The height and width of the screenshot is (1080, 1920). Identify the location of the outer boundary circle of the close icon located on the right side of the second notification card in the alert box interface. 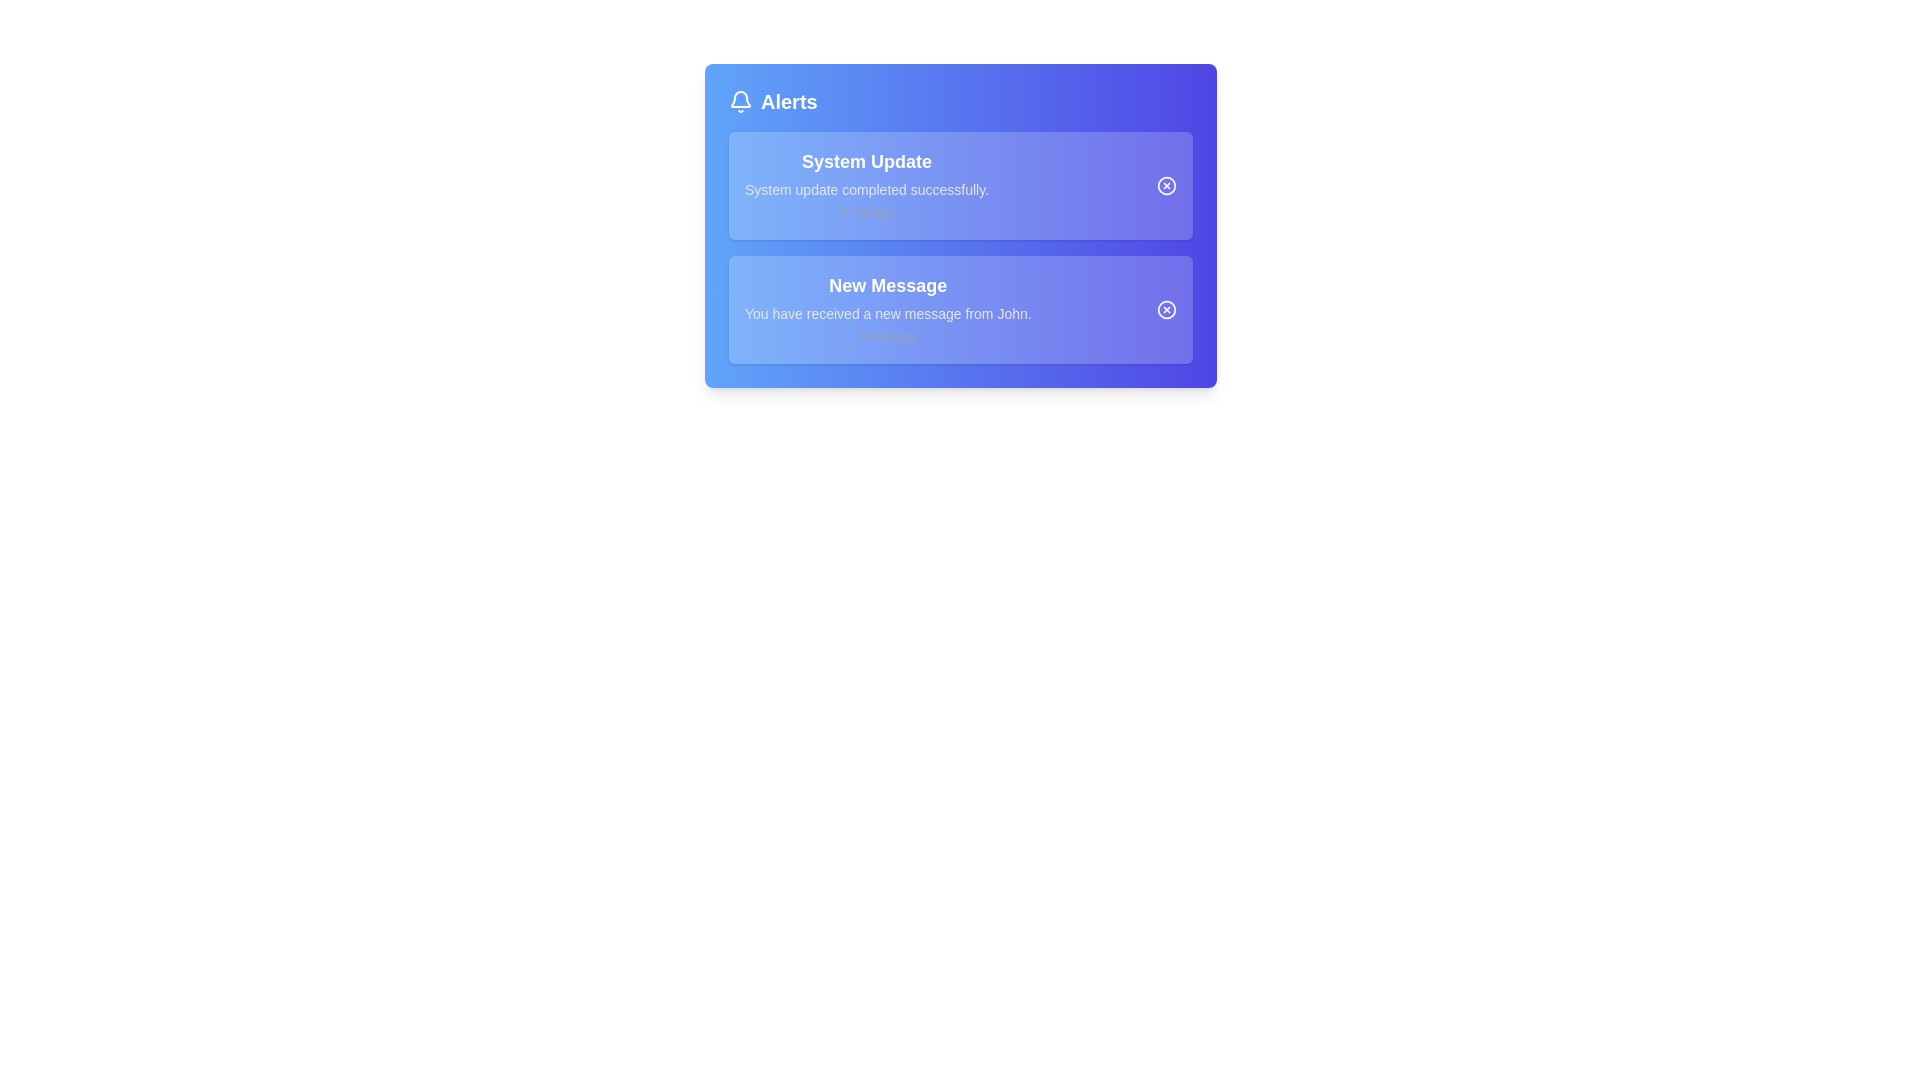
(1166, 309).